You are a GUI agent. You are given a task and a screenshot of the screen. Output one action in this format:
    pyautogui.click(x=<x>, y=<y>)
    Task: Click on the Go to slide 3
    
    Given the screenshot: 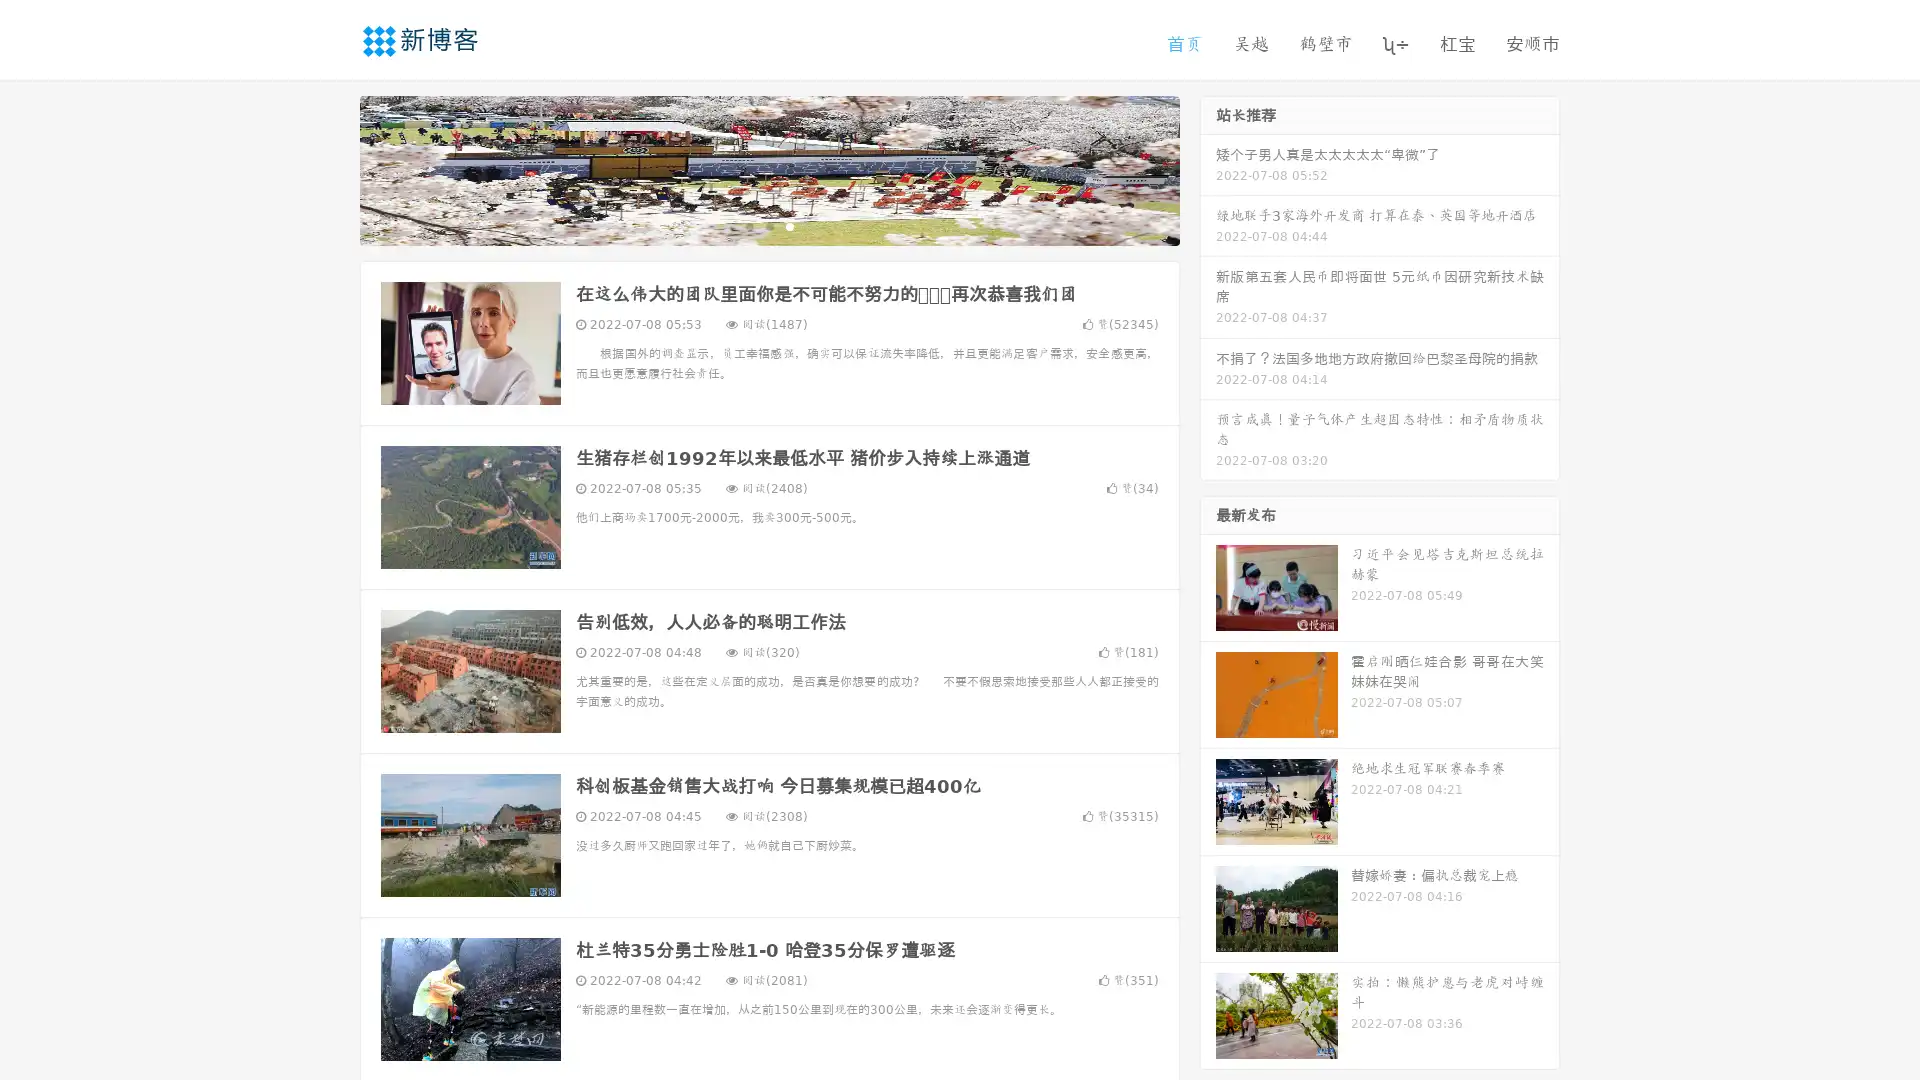 What is the action you would take?
    pyautogui.click(x=789, y=225)
    